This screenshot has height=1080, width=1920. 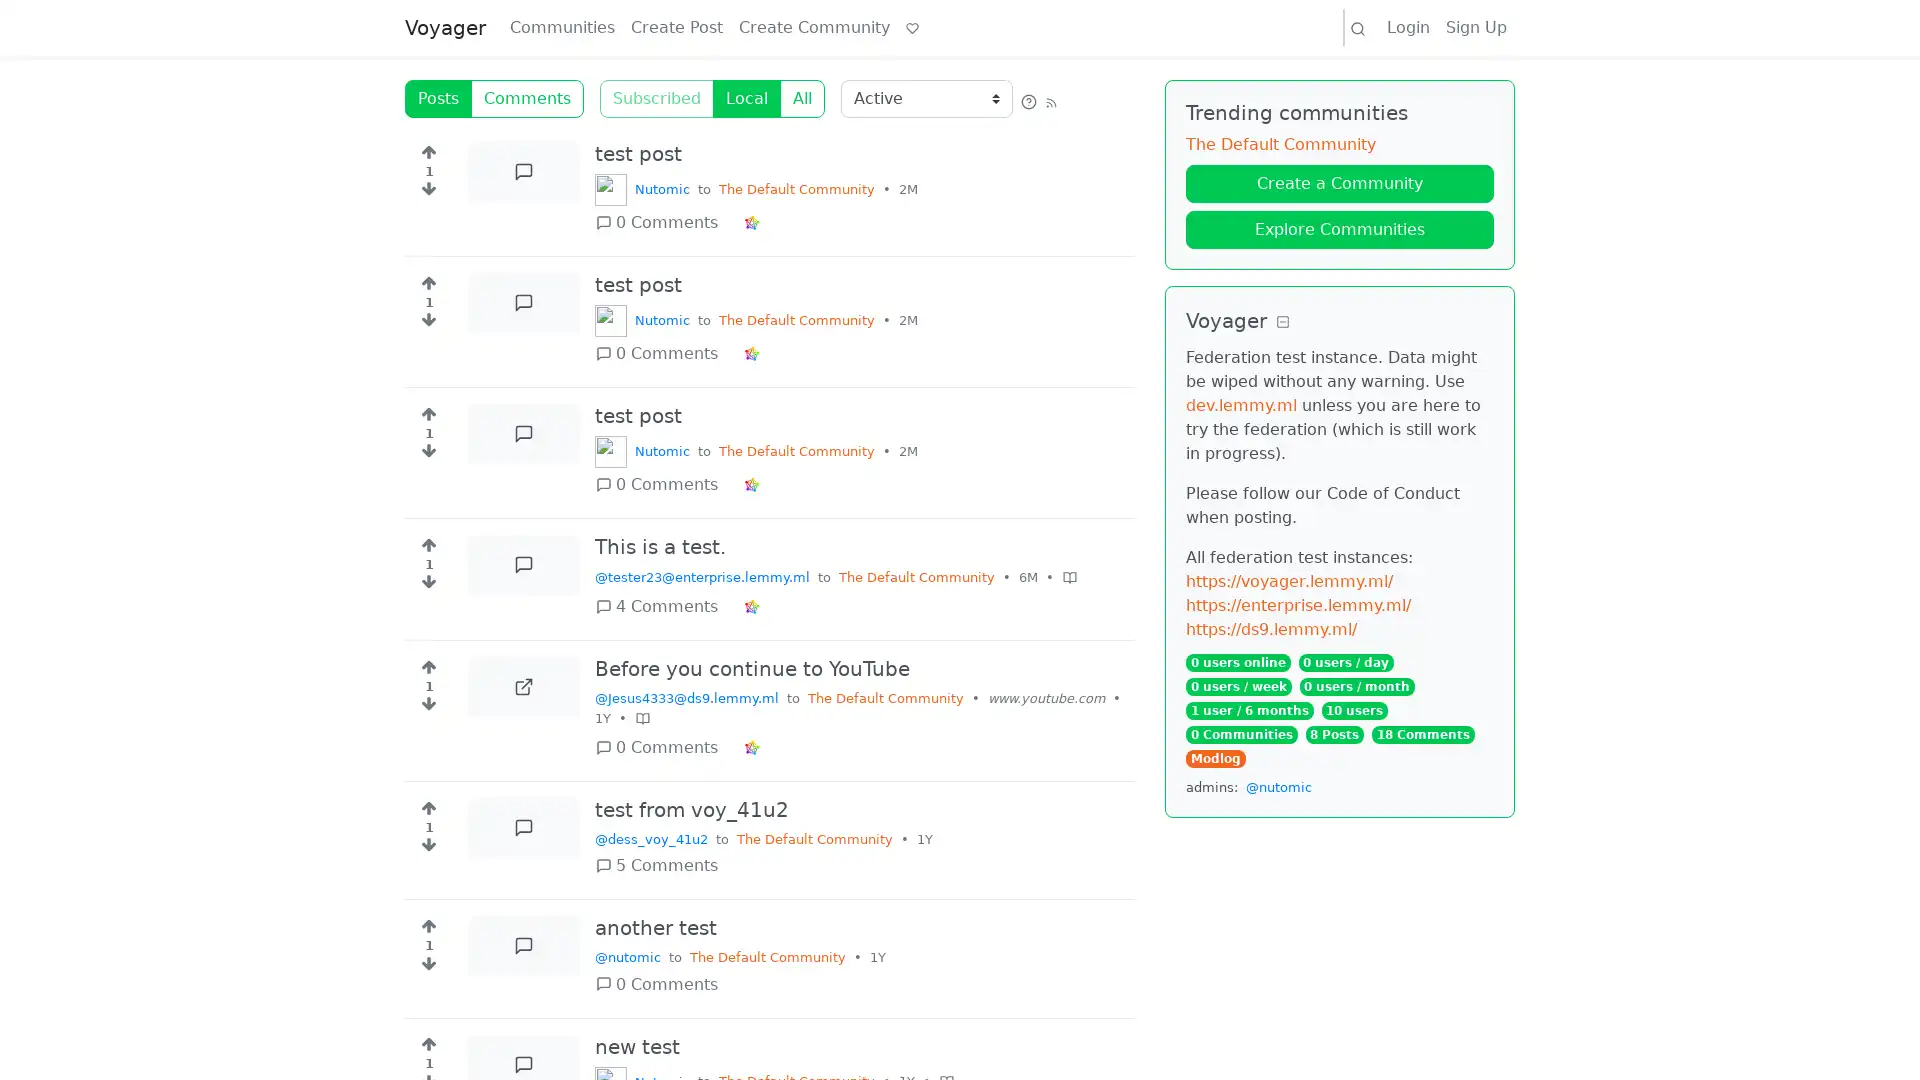 What do you see at coordinates (1358, 27) in the screenshot?
I see `Search` at bounding box center [1358, 27].